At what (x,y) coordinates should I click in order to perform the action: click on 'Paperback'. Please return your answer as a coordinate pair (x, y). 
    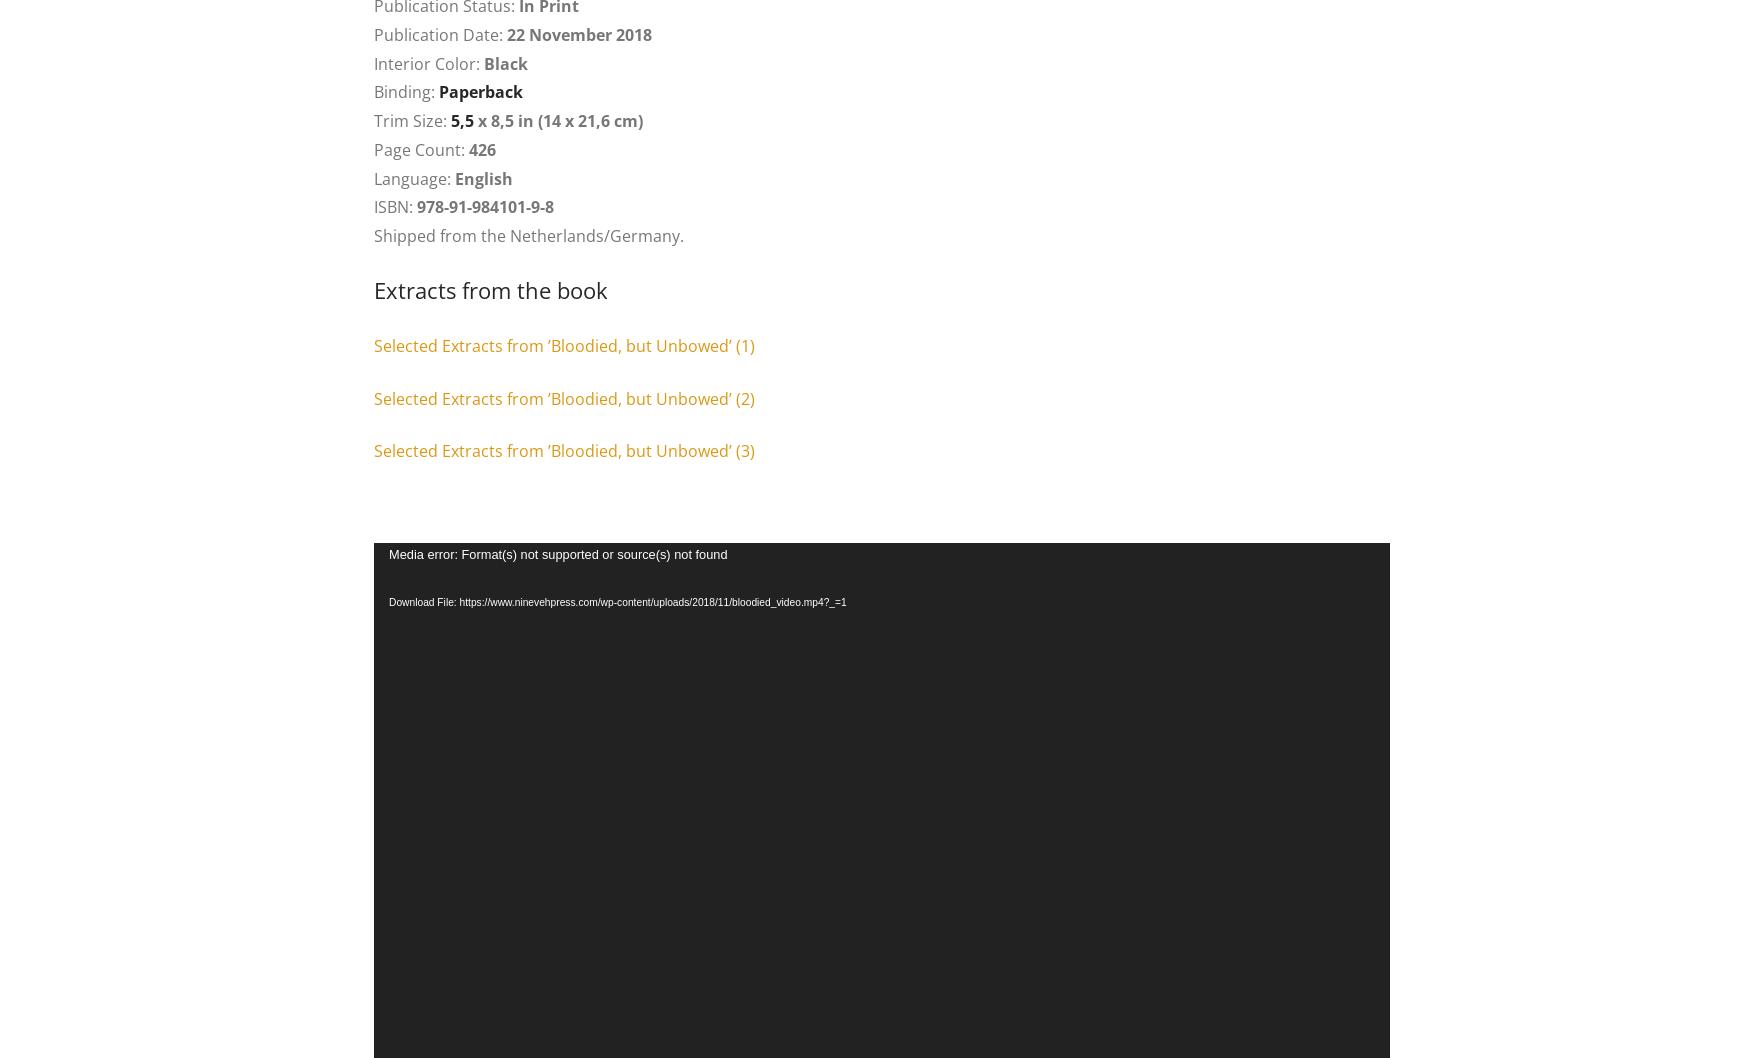
    Looking at the image, I should click on (481, 91).